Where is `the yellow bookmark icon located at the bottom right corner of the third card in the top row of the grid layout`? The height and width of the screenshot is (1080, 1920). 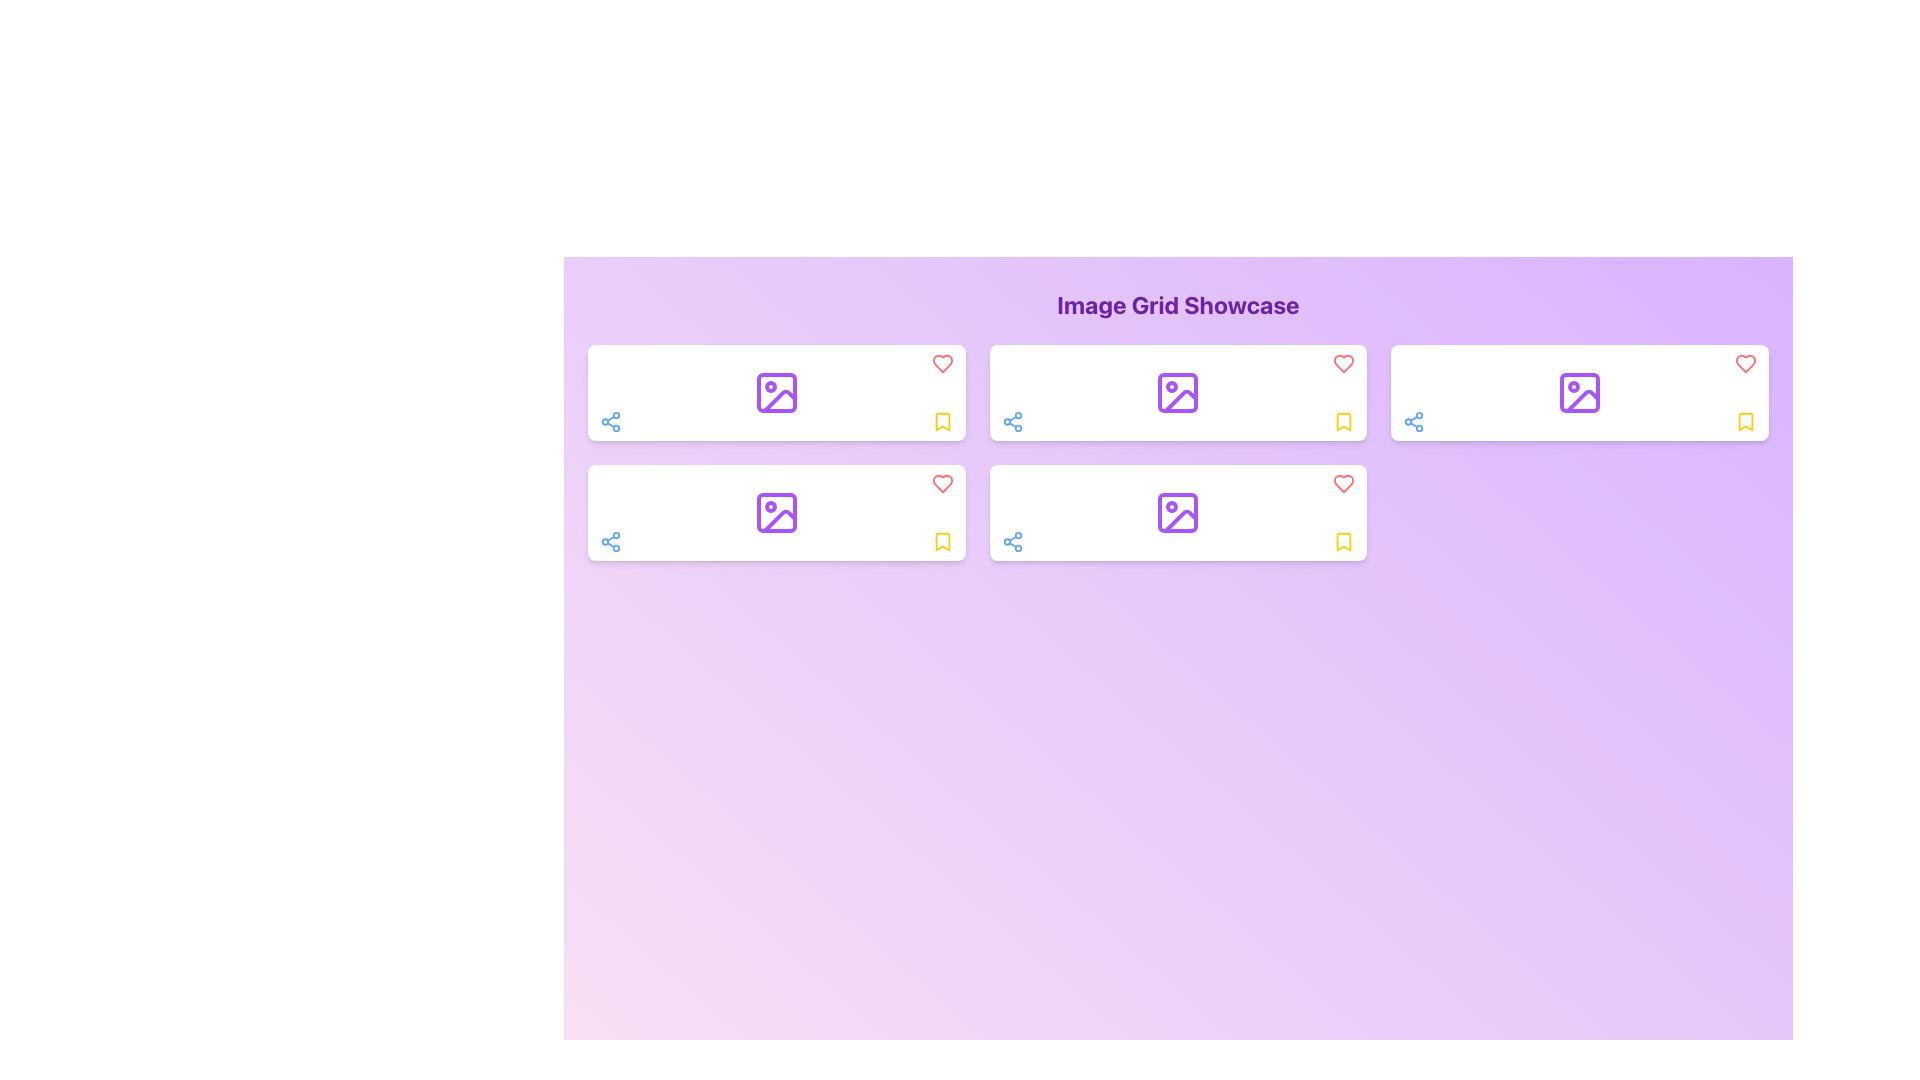 the yellow bookmark icon located at the bottom right corner of the third card in the top row of the grid layout is located at coordinates (1344, 542).